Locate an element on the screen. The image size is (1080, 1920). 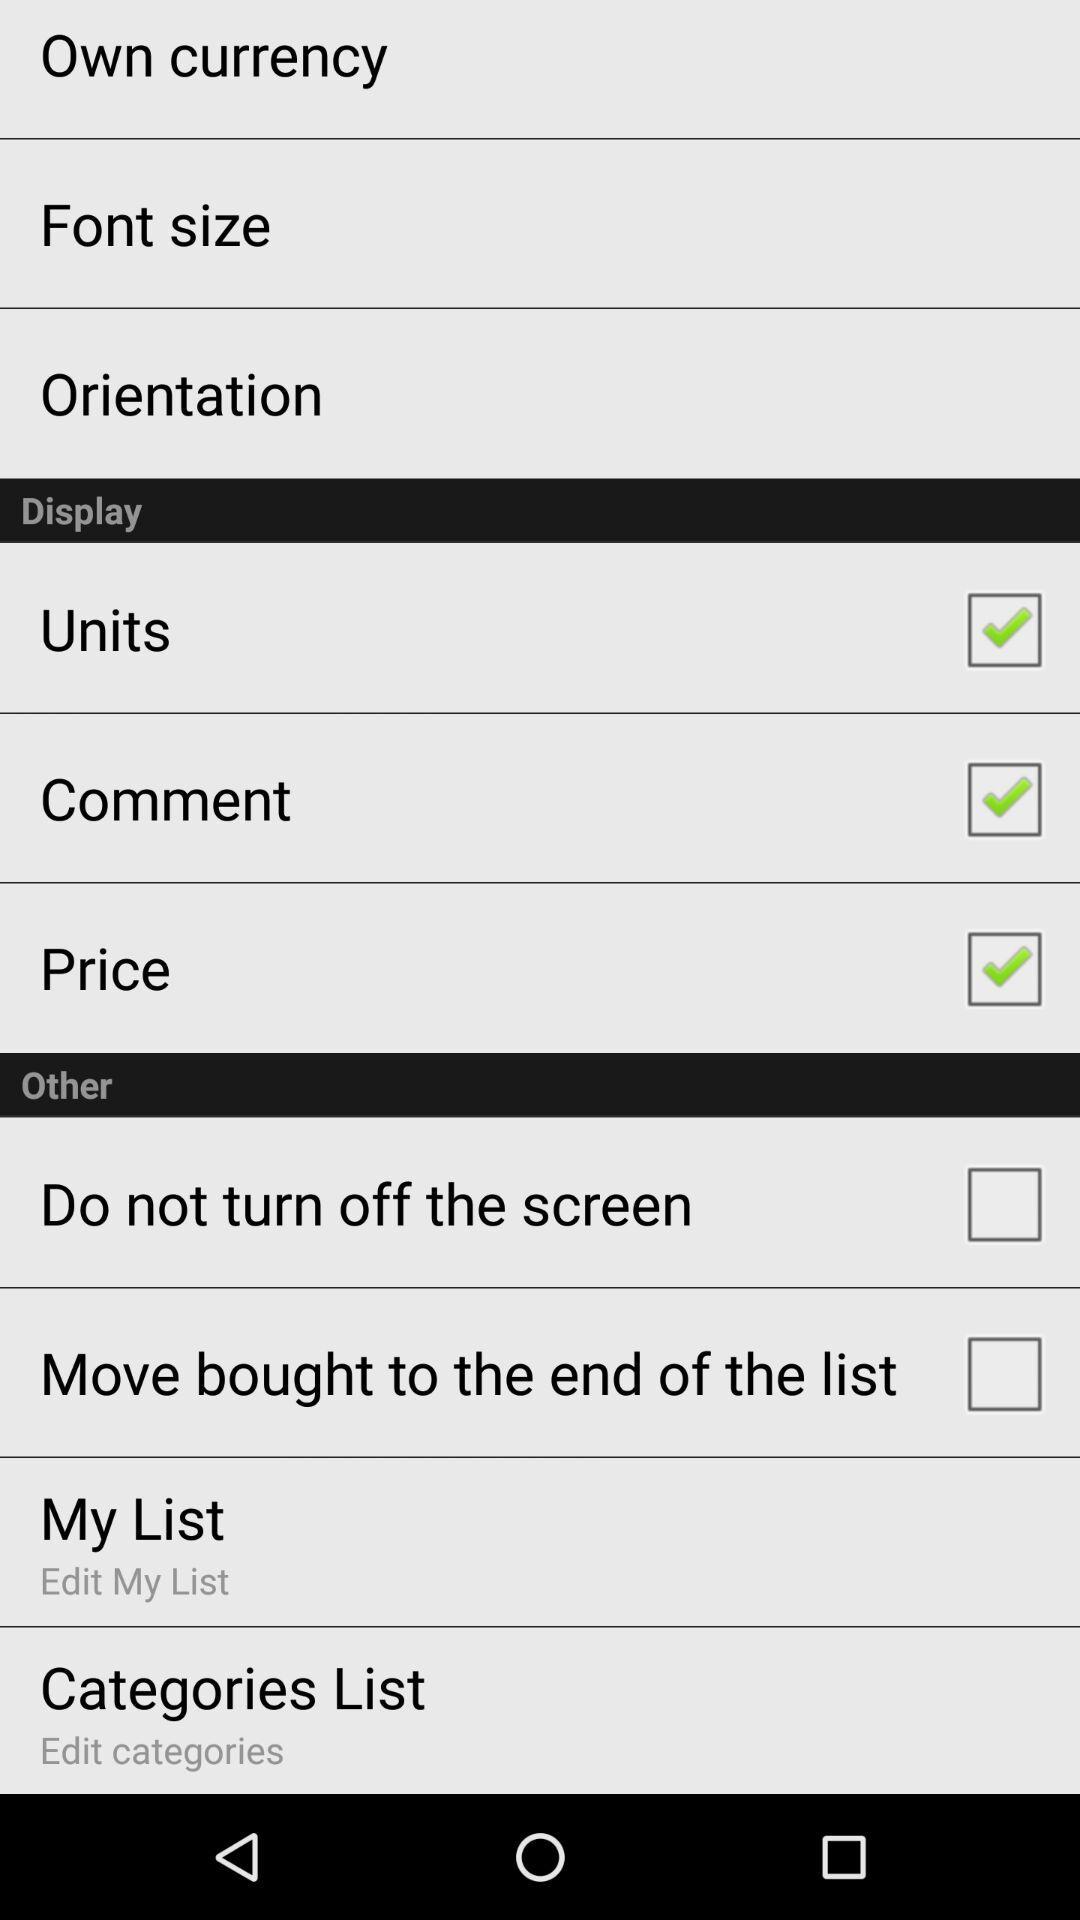
item above other is located at coordinates (105, 967).